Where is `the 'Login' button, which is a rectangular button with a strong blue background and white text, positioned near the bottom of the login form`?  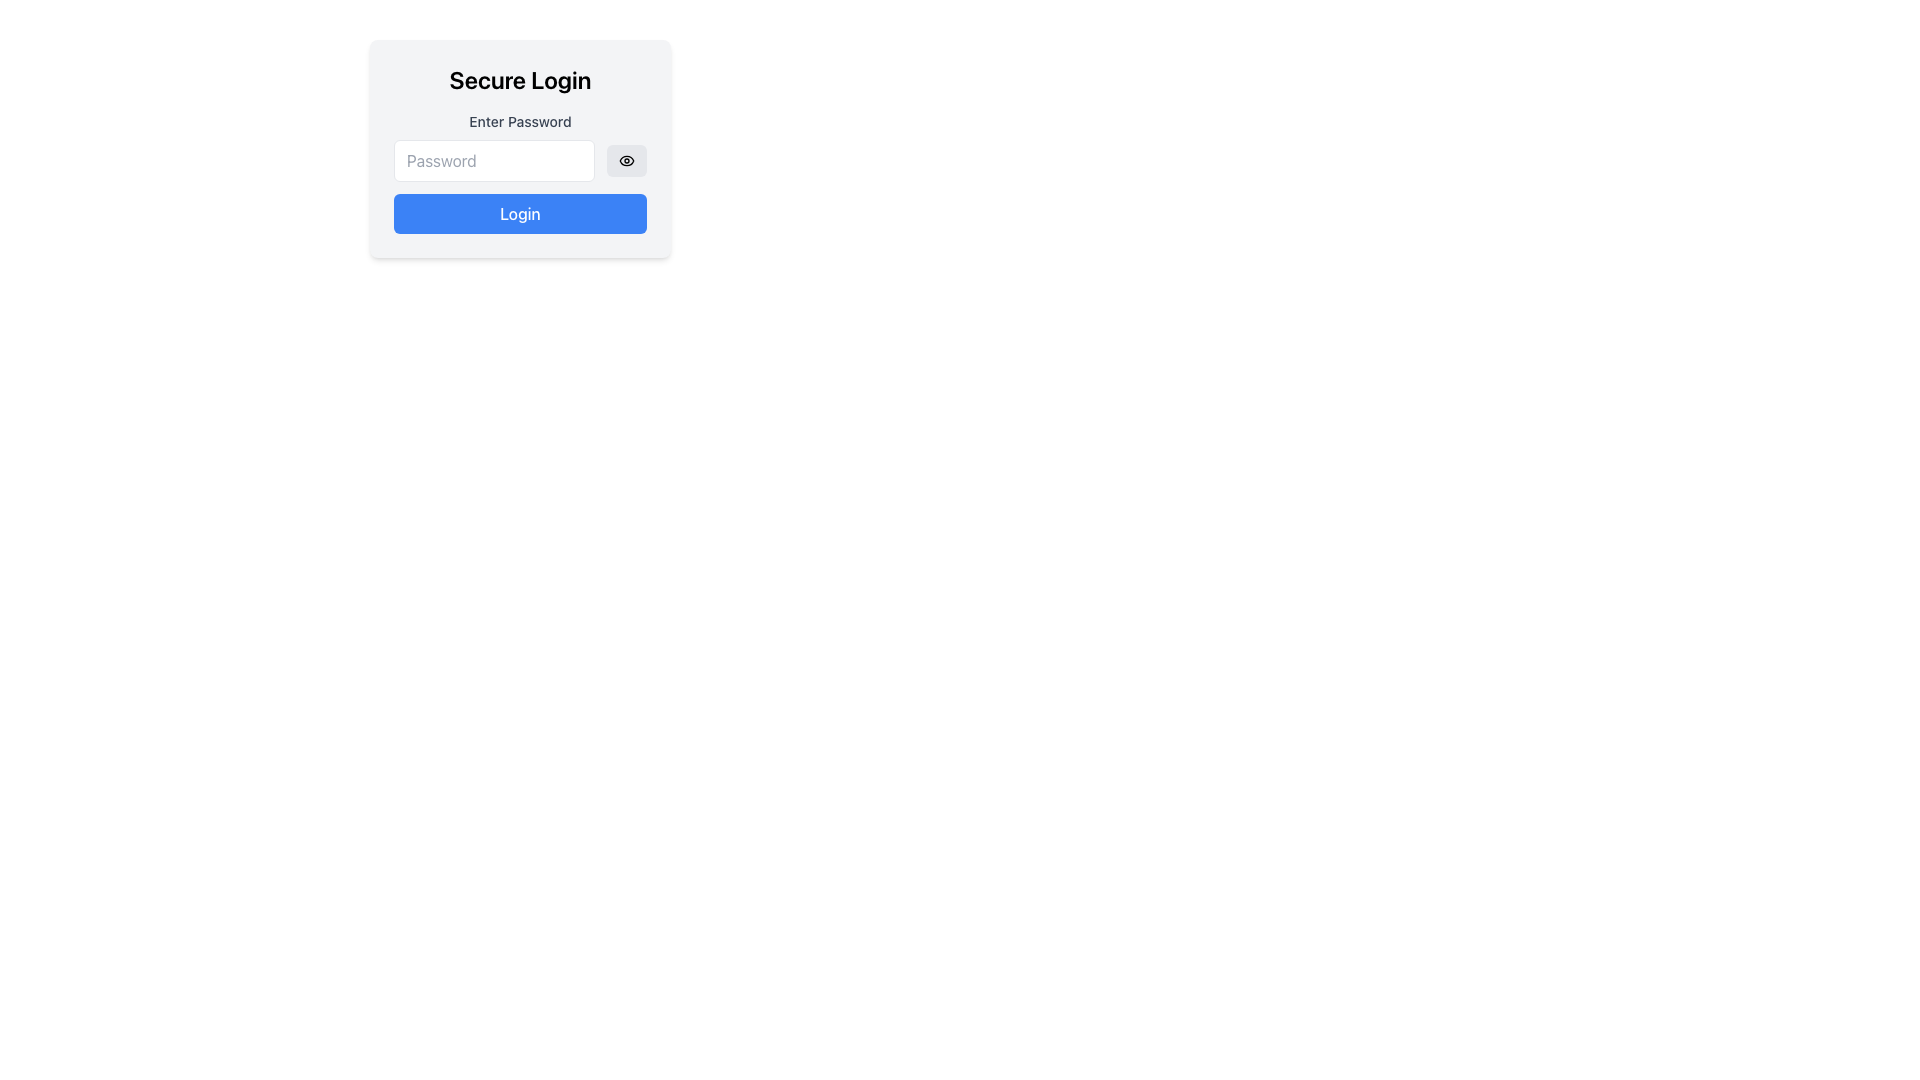 the 'Login' button, which is a rectangular button with a strong blue background and white text, positioned near the bottom of the login form is located at coordinates (520, 213).